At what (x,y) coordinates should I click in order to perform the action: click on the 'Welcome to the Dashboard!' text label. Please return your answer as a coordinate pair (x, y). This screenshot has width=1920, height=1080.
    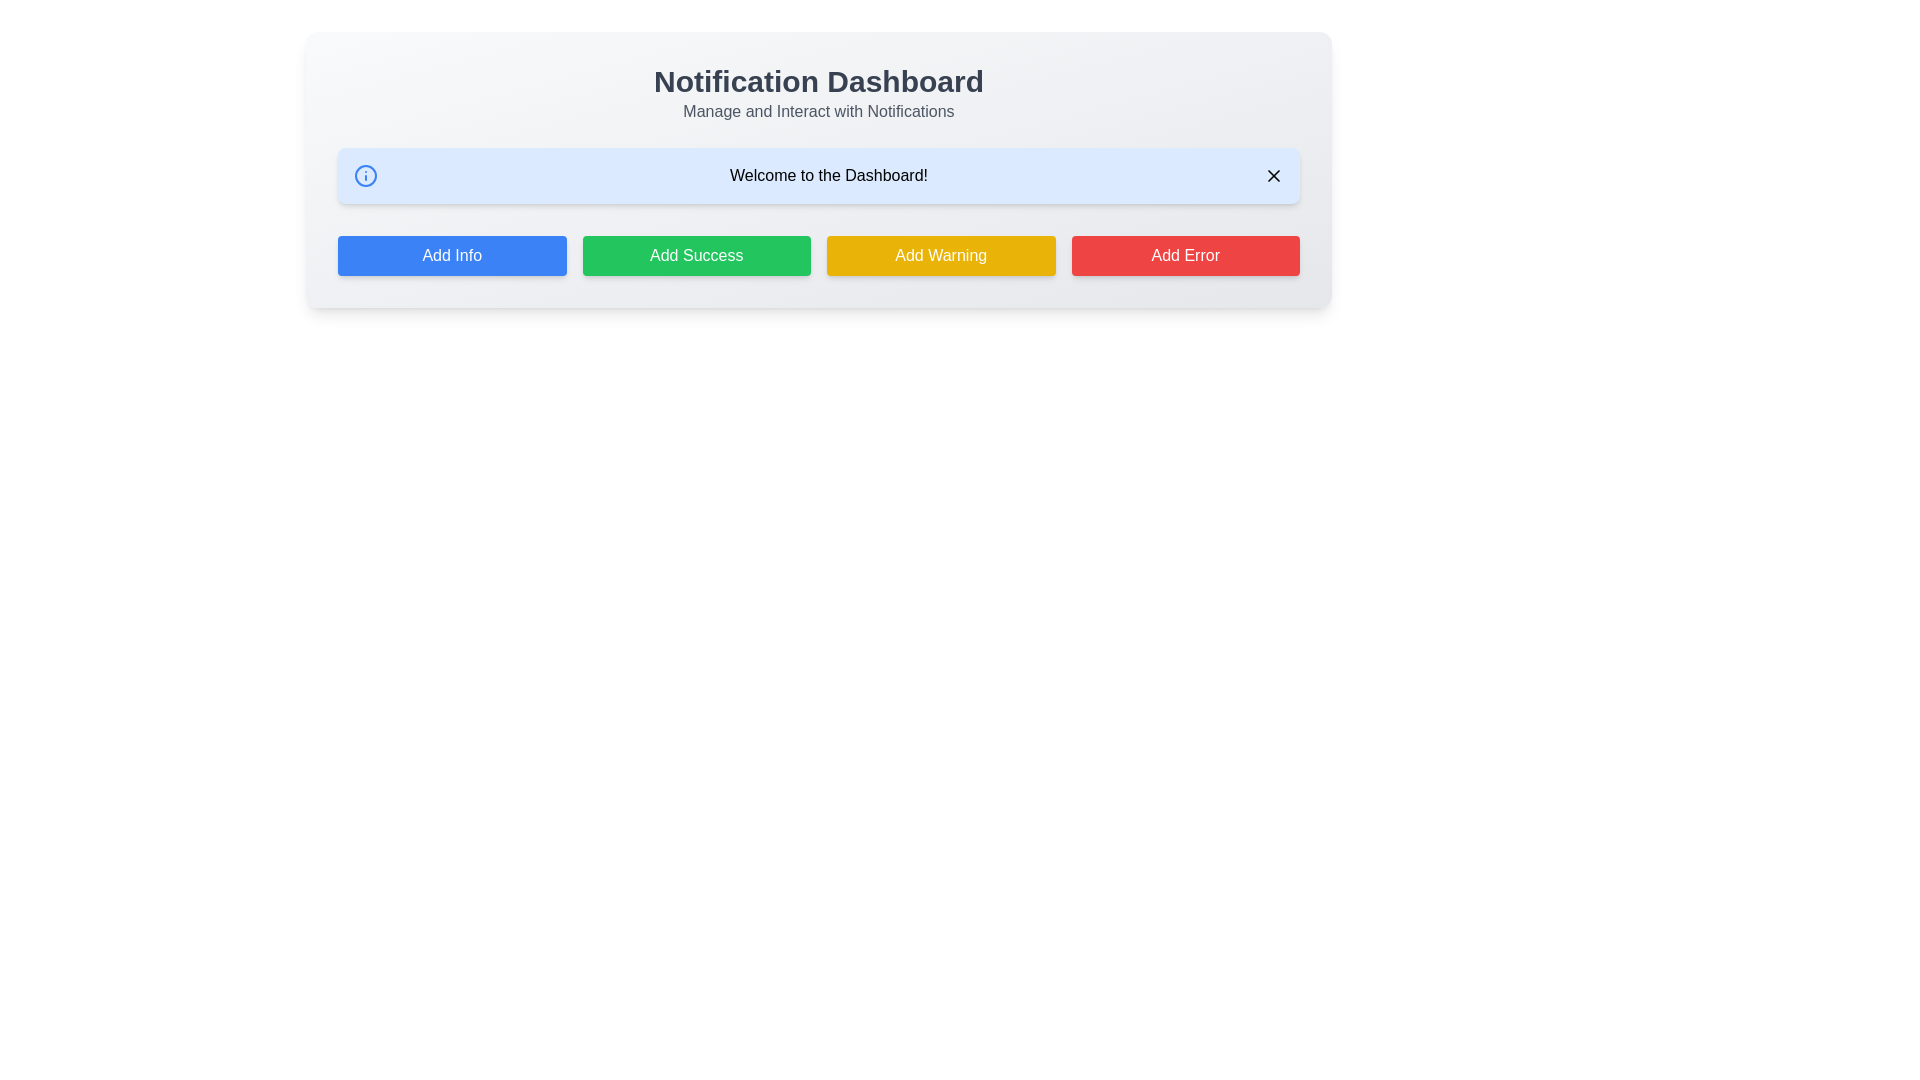
    Looking at the image, I should click on (829, 175).